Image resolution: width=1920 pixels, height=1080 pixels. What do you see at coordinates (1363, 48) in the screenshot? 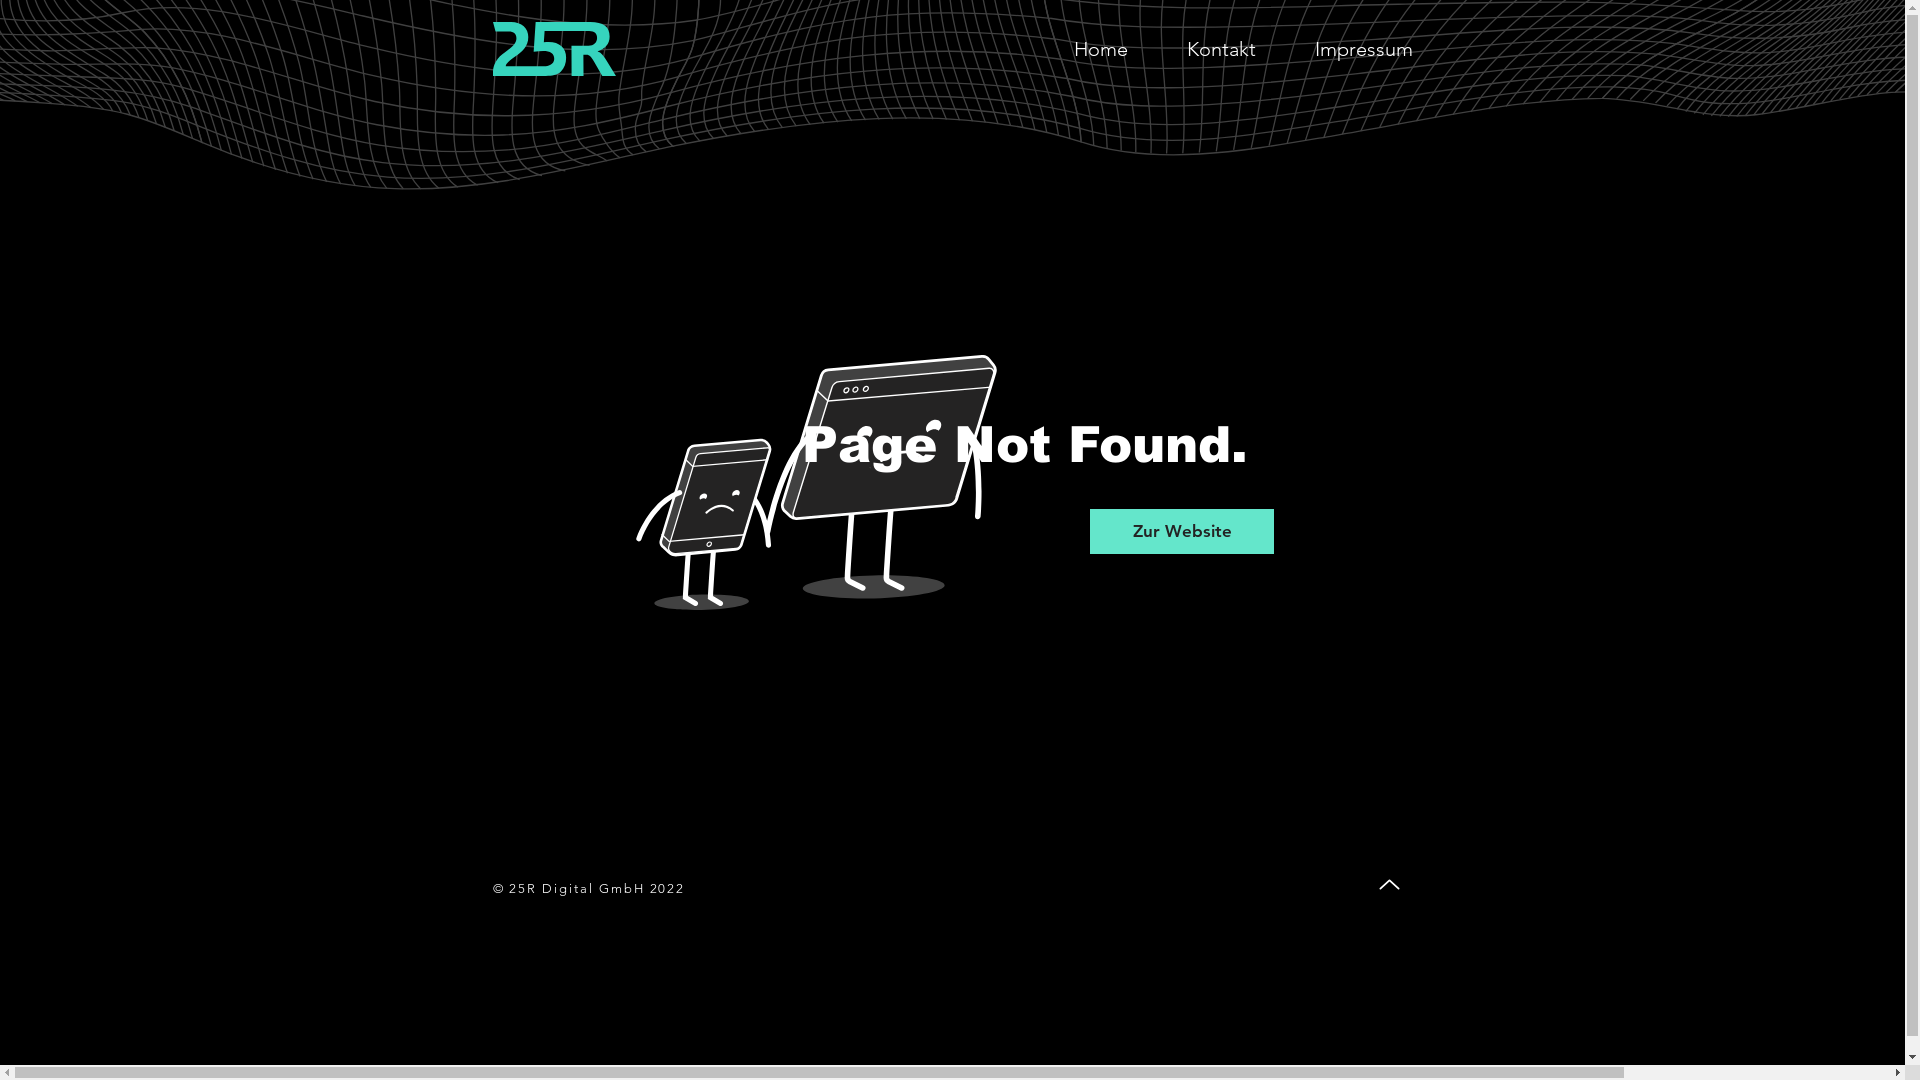
I see `'Impressum'` at bounding box center [1363, 48].